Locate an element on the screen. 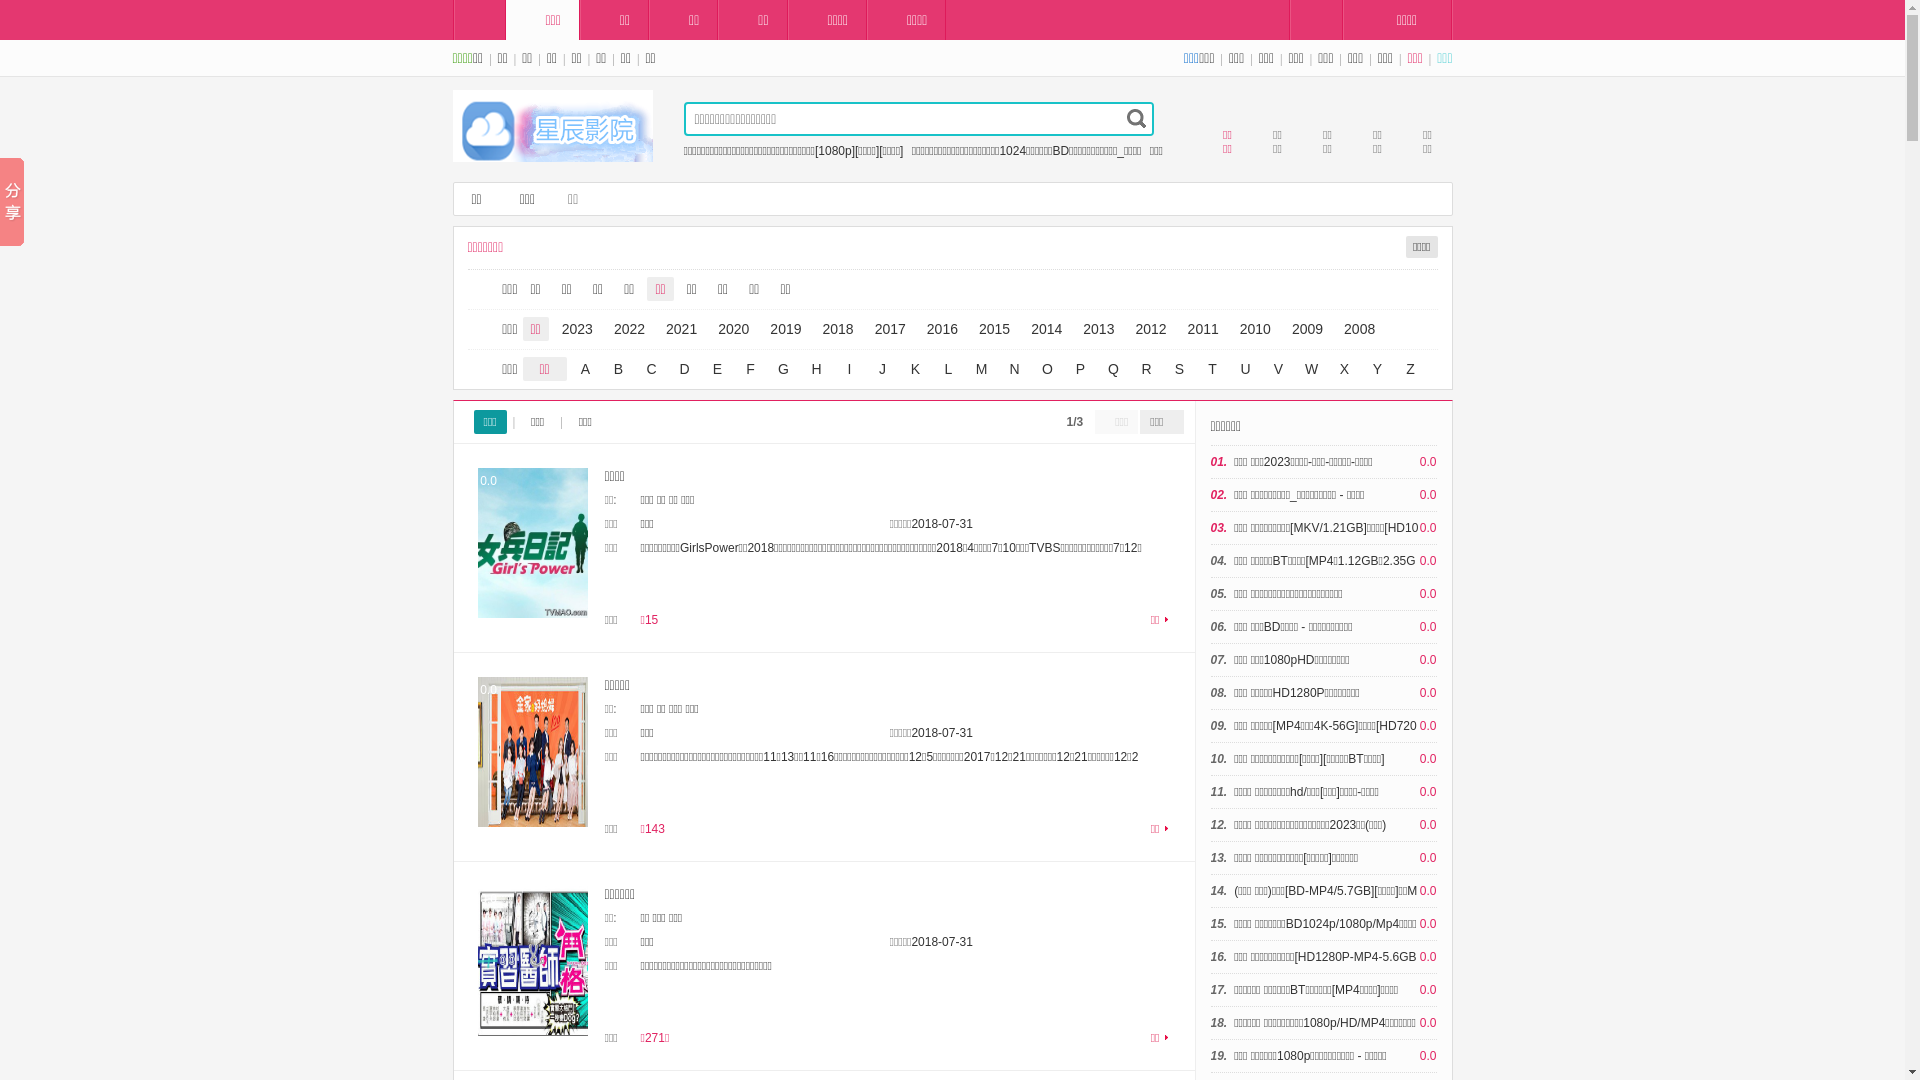  '2008' is located at coordinates (1335, 327).